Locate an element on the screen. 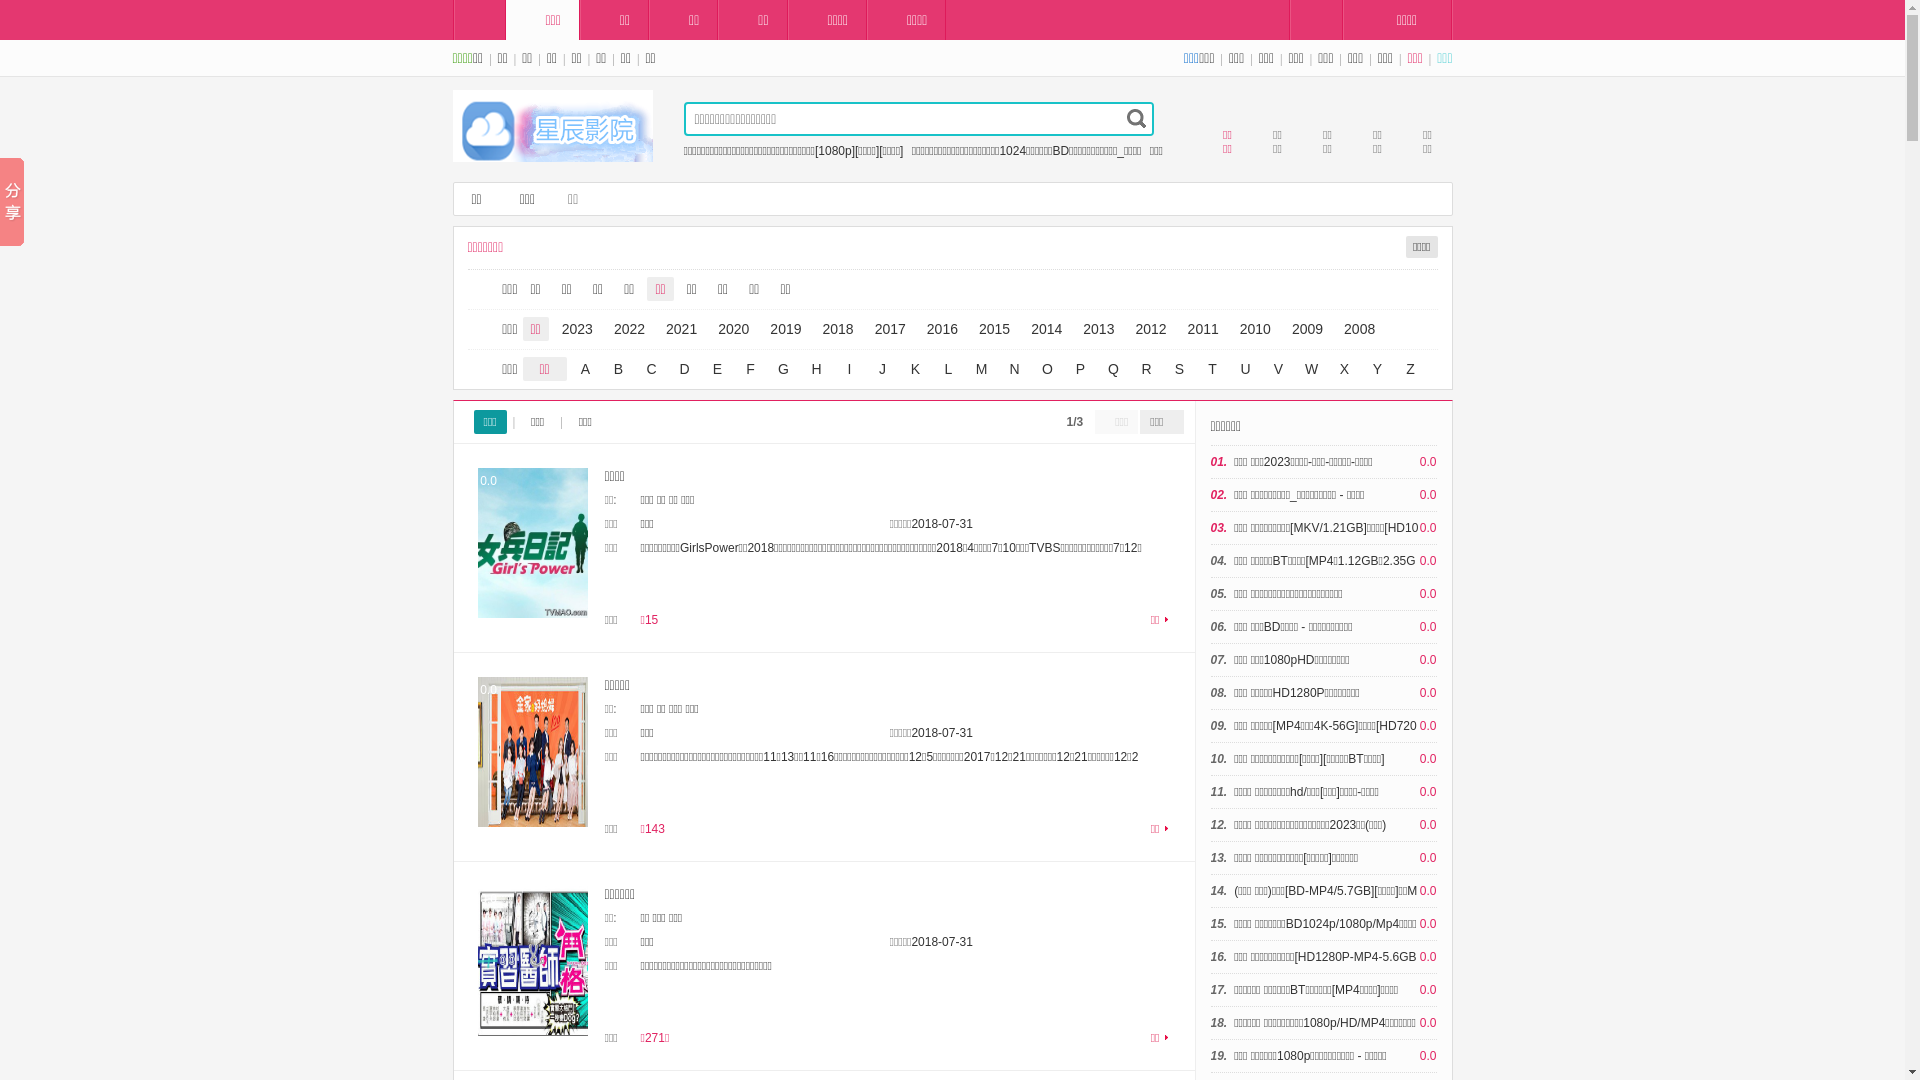  '2008' is located at coordinates (1335, 327).